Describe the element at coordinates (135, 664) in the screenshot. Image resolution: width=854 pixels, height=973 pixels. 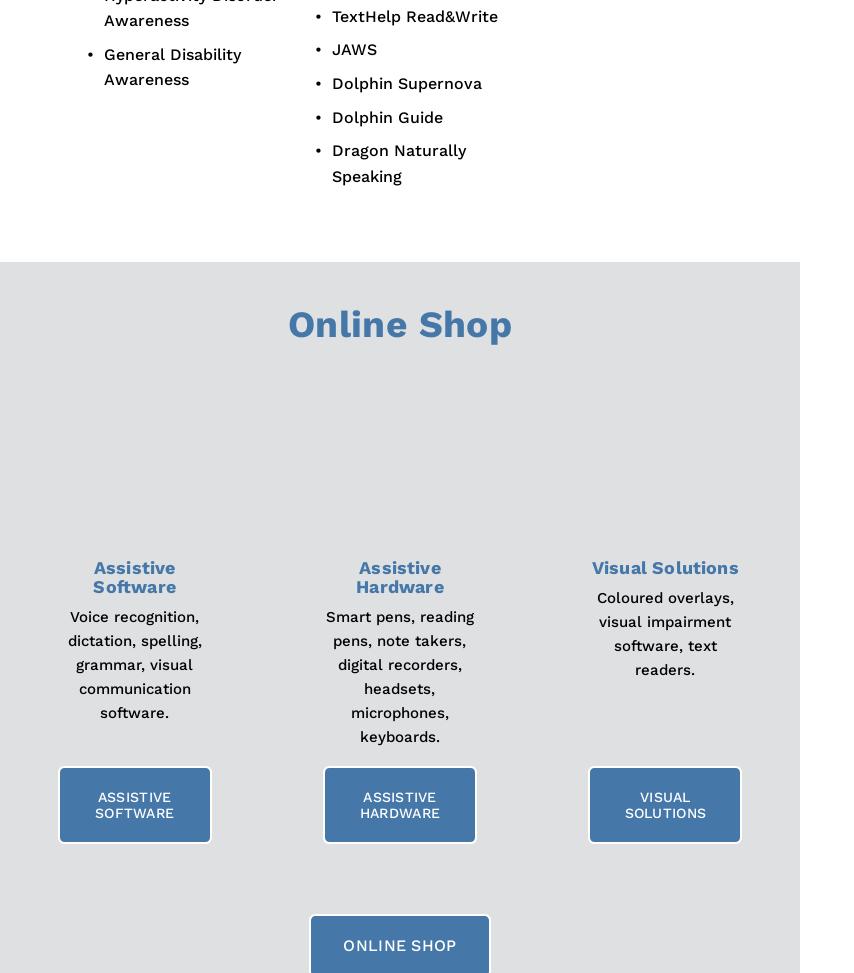
I see `'Voice recognition, dictation, spelling, grammar, visual communication software.'` at that location.